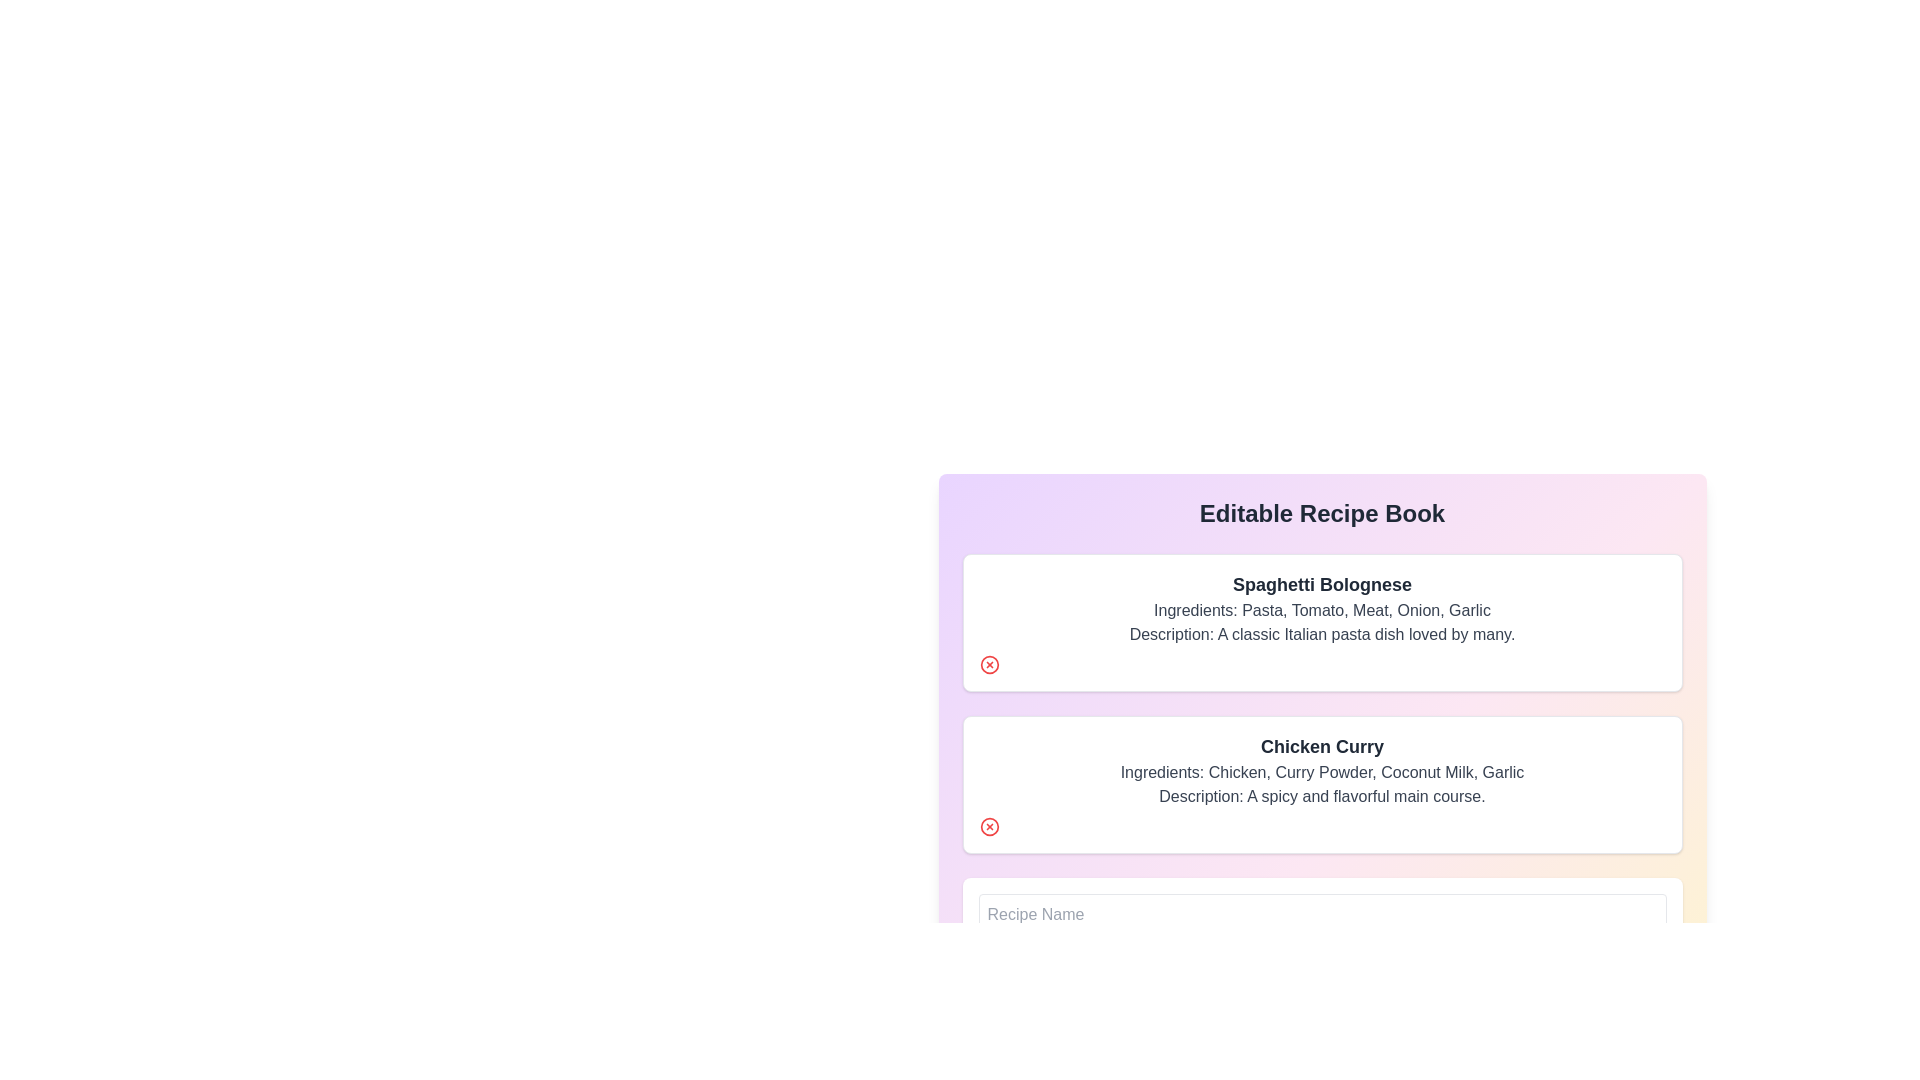  Describe the element at coordinates (1322, 635) in the screenshot. I see `text label element that displays 'Description: A classic Italian pasta dish loved by many.' located centrally beneath the ingredients list for 'Spaghetti Bolognese'` at that location.